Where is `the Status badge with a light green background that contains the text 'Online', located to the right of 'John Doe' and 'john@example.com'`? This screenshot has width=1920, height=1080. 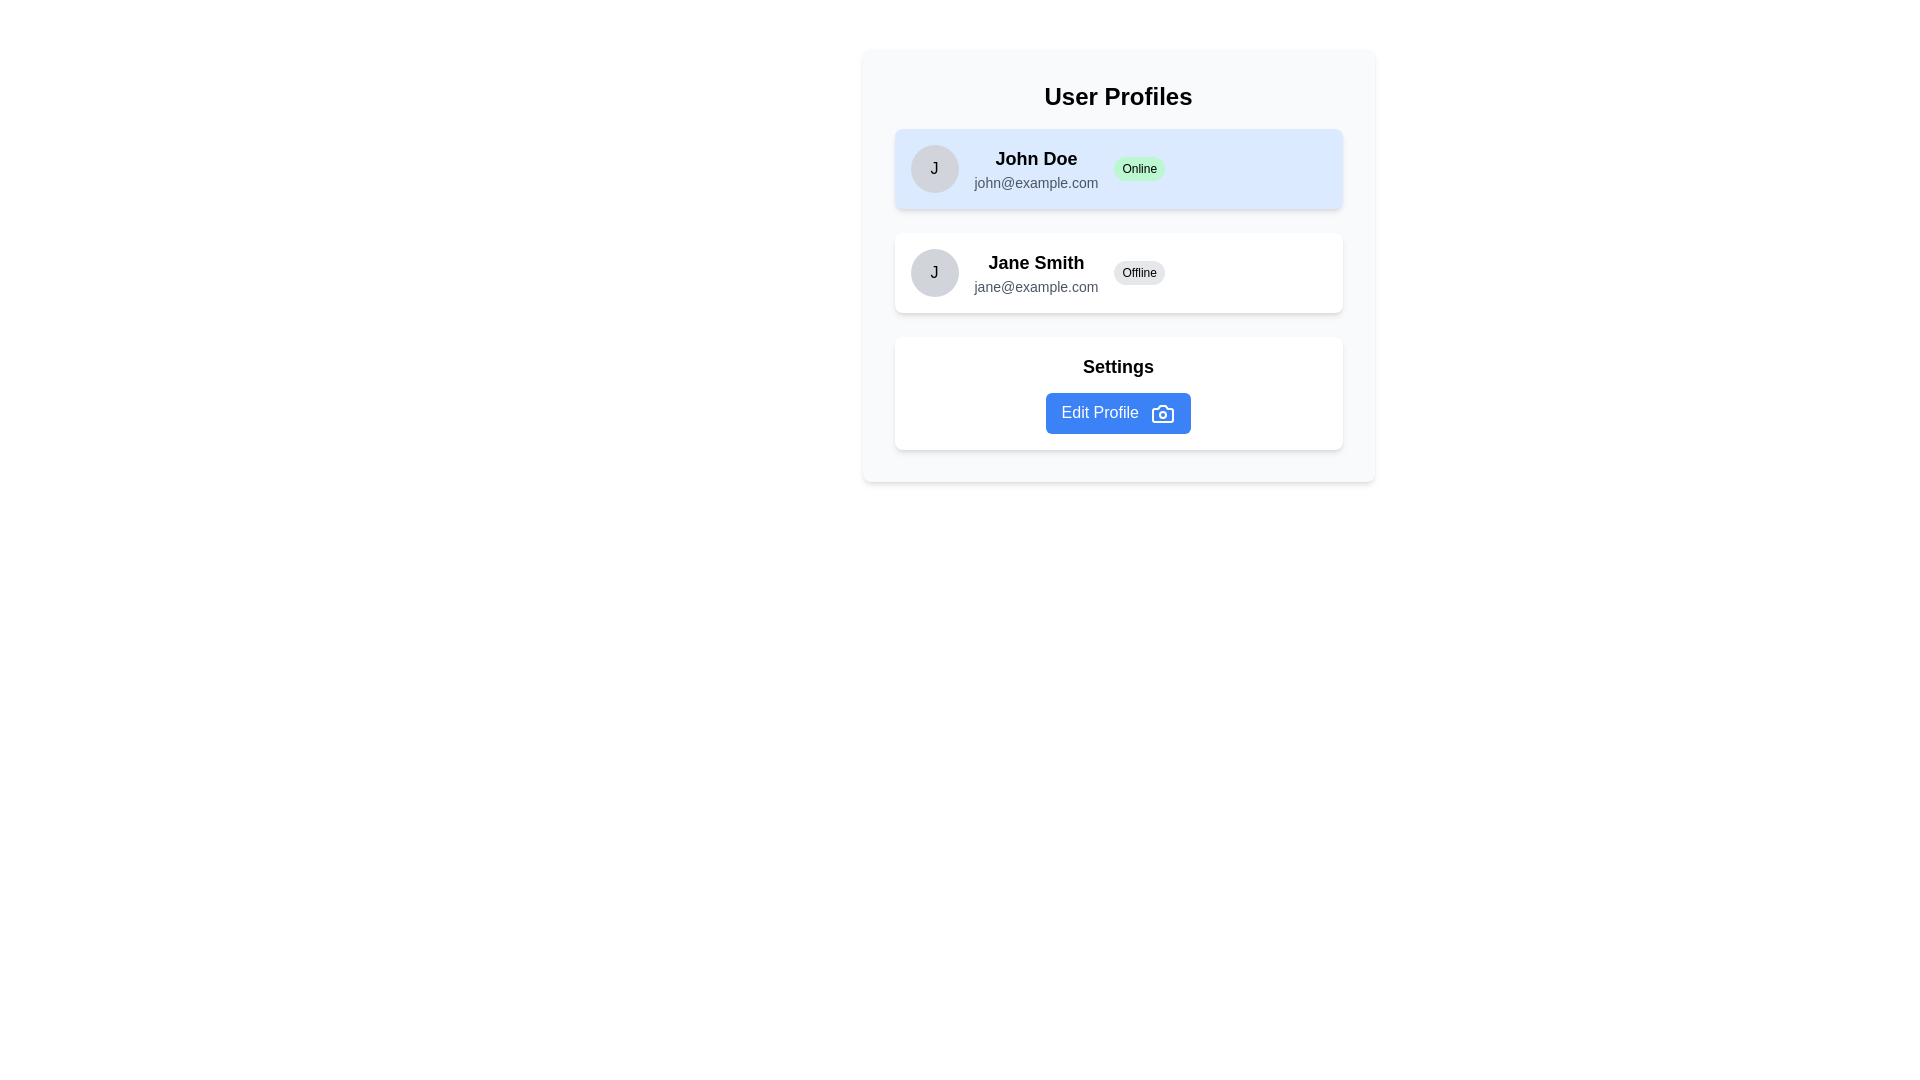
the Status badge with a light green background that contains the text 'Online', located to the right of 'John Doe' and 'john@example.com' is located at coordinates (1139, 168).